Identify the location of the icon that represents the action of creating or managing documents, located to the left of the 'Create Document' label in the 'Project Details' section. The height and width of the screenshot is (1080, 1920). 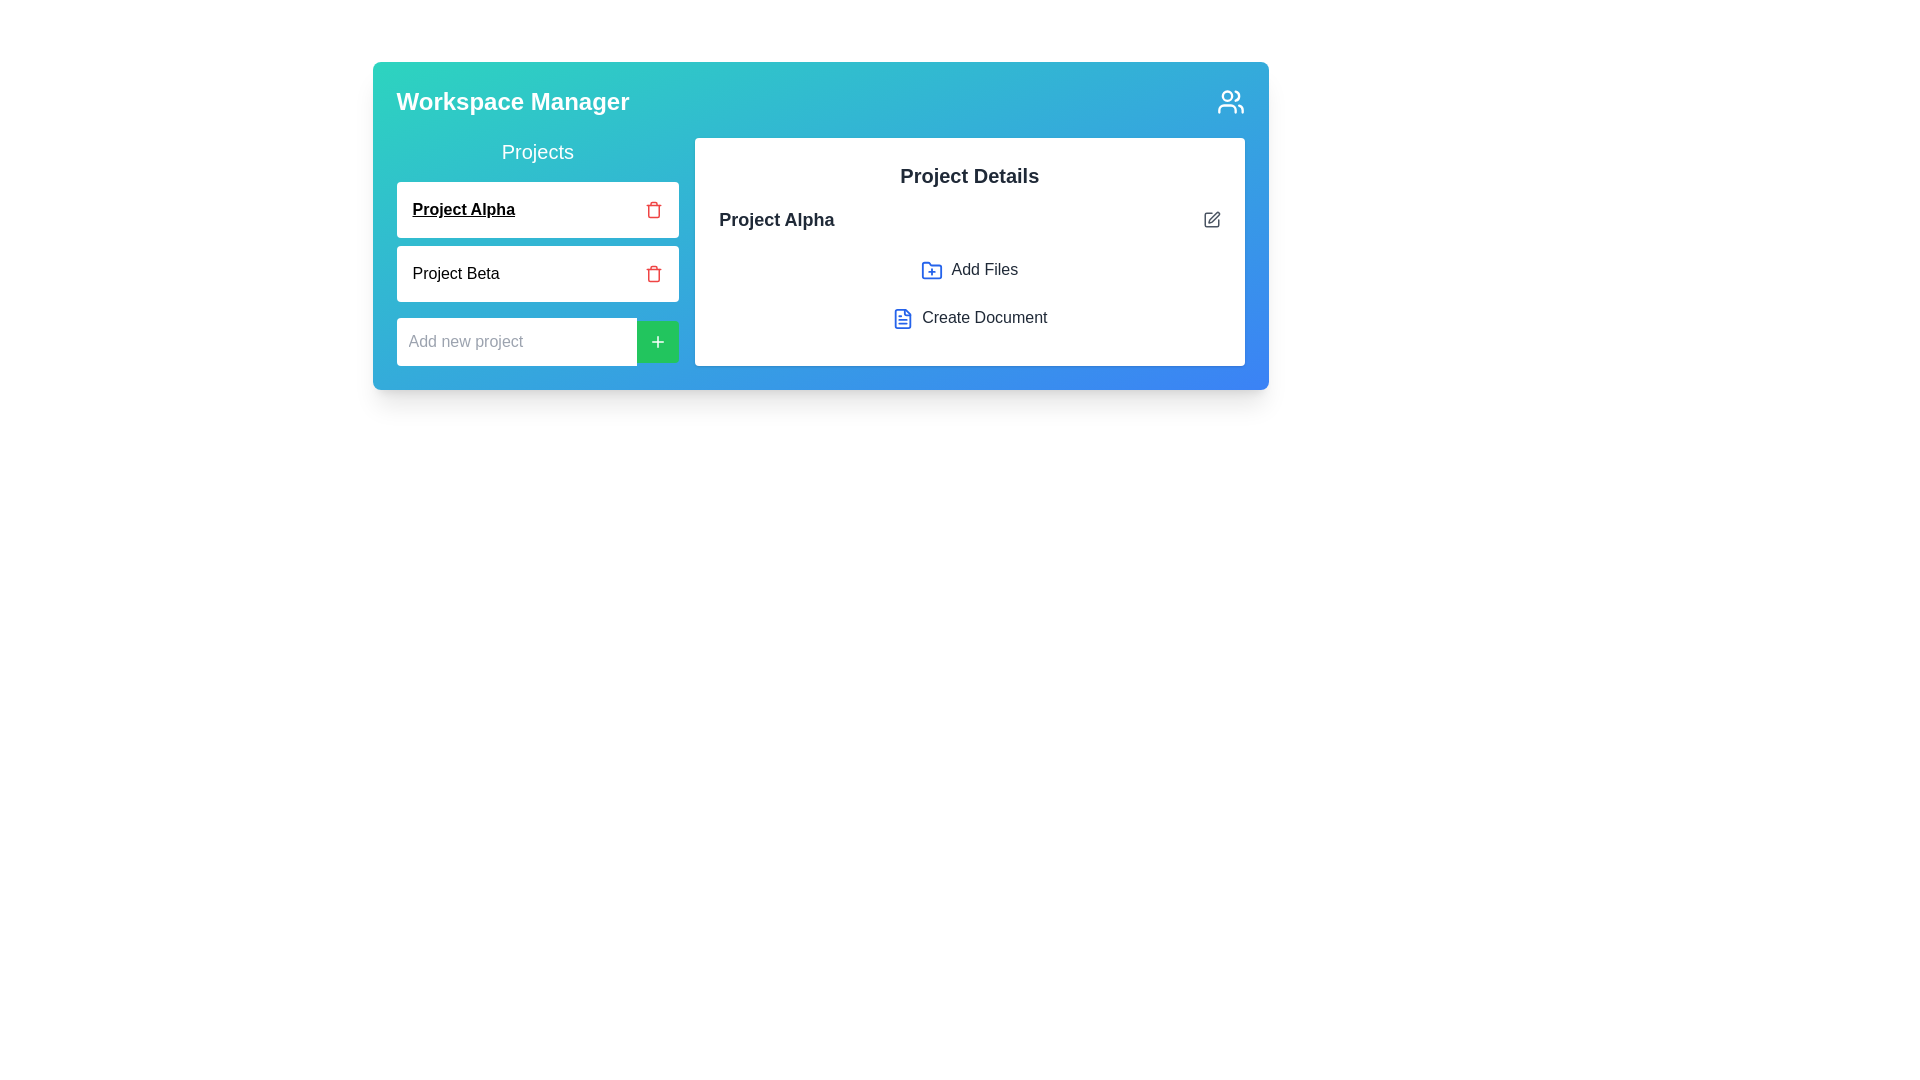
(902, 317).